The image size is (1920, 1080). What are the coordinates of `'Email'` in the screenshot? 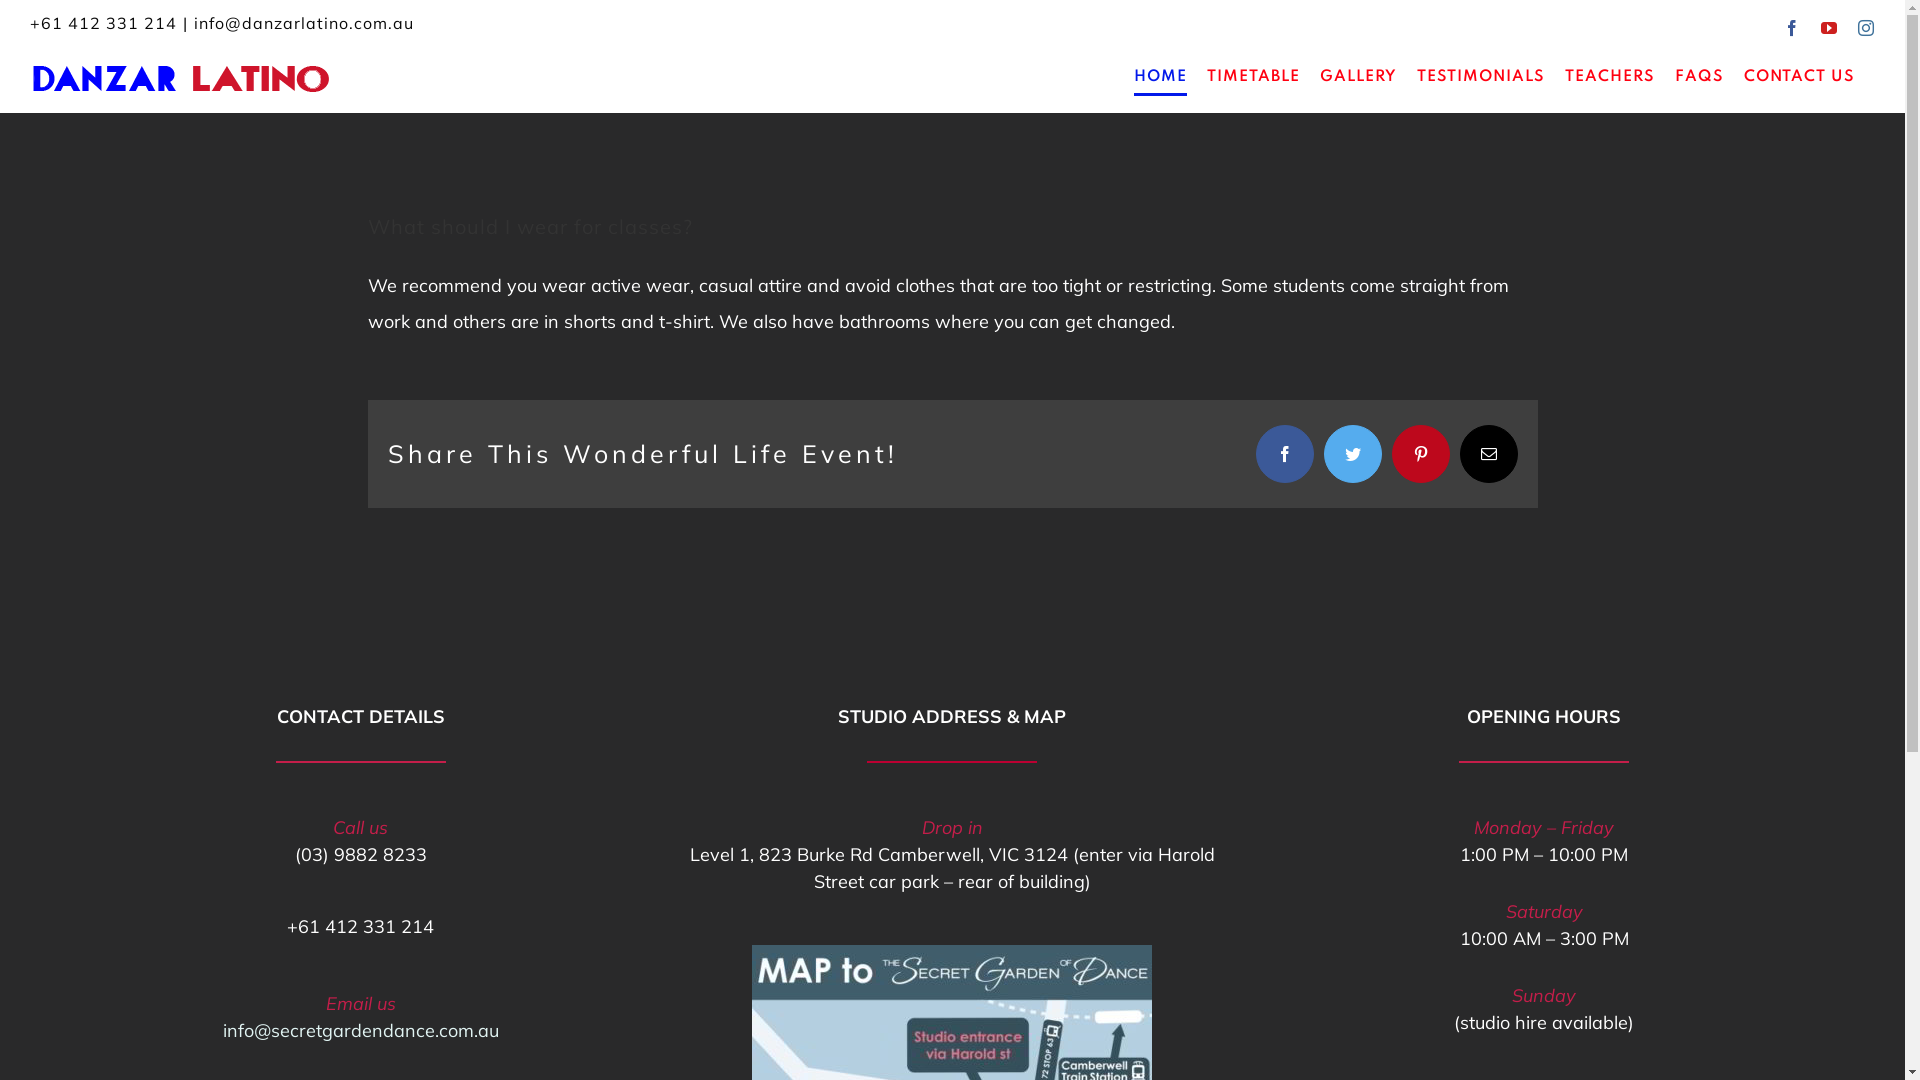 It's located at (1488, 454).